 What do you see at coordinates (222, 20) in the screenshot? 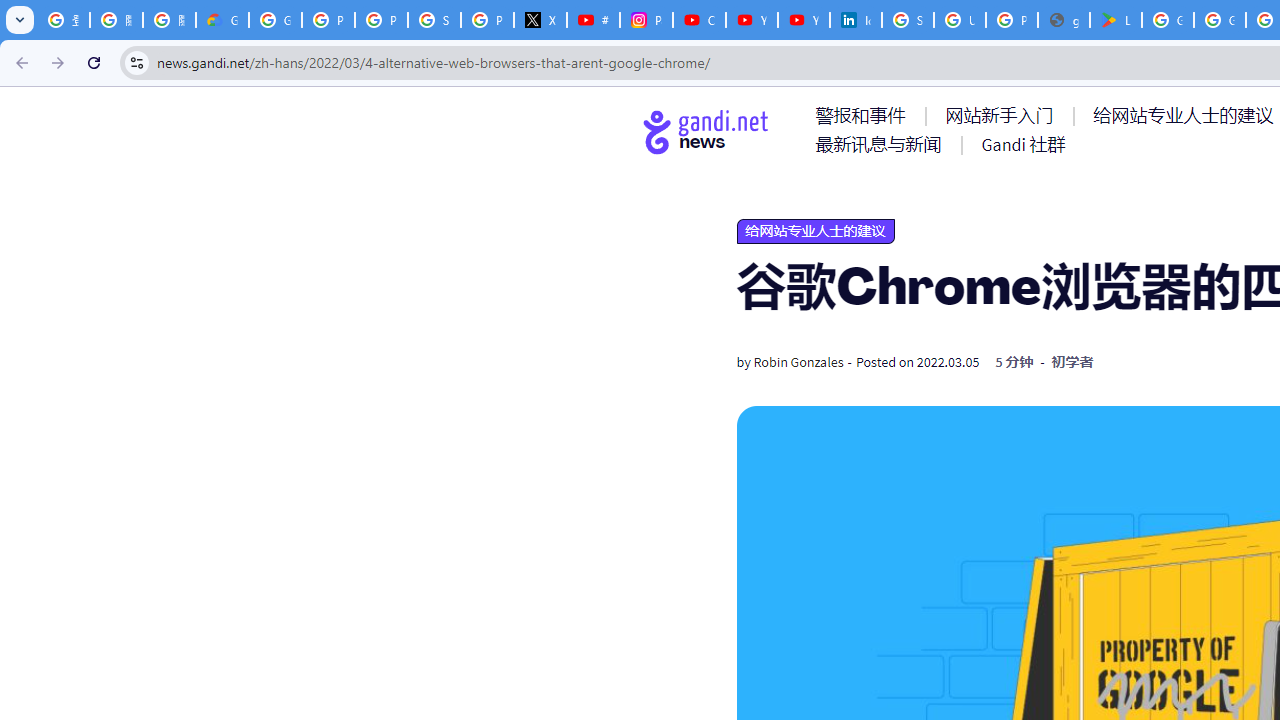
I see `'Google Cloud Privacy Notice'` at bounding box center [222, 20].